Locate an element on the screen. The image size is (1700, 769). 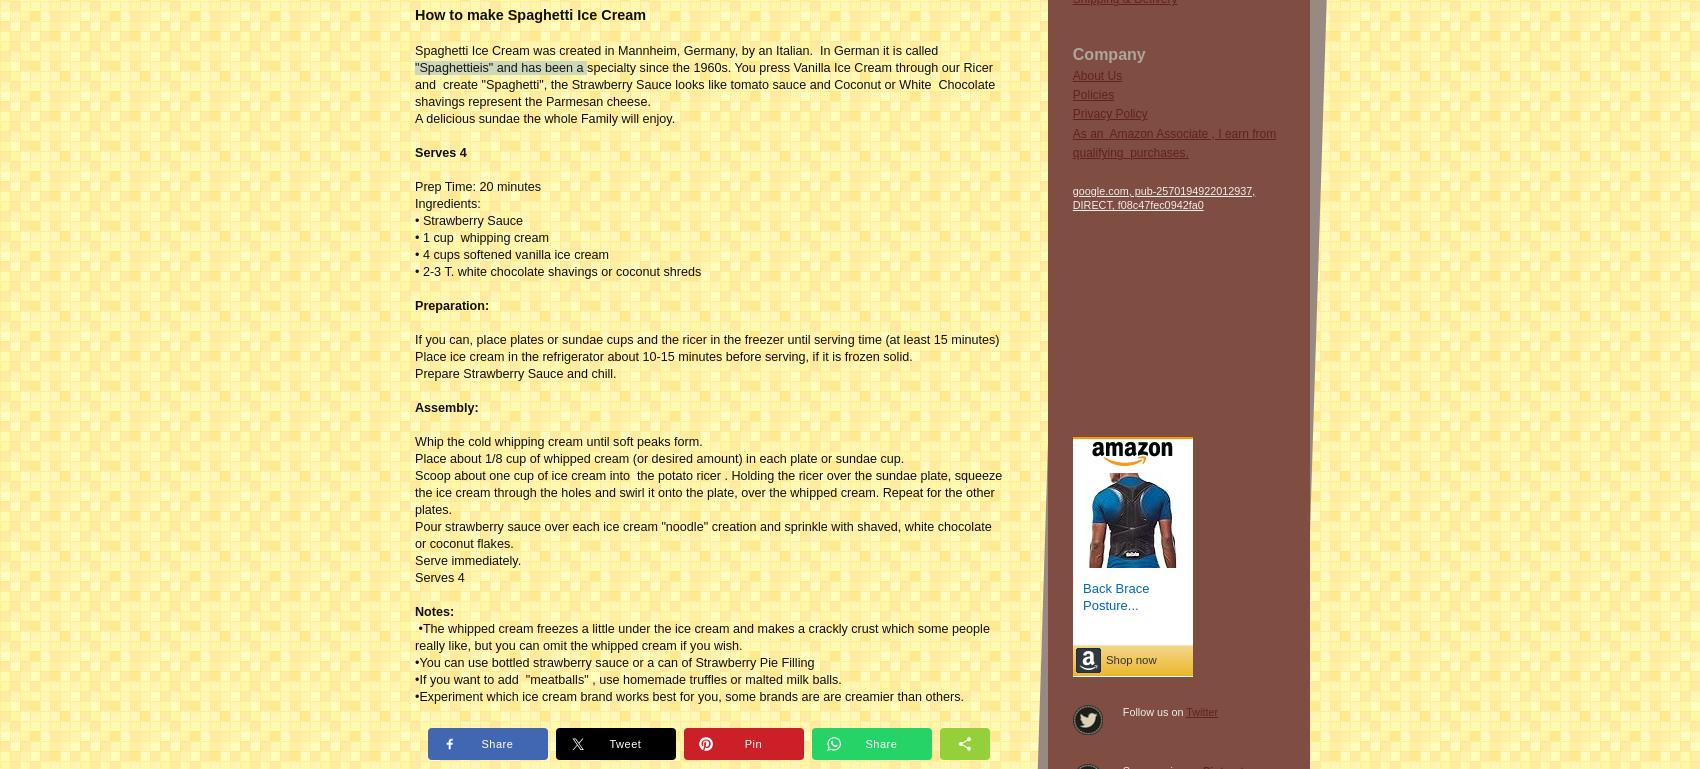
'If you can, place plates or sundae cups and the ricer in the freezer until serving time (at least 15 minutes)' is located at coordinates (707, 338).